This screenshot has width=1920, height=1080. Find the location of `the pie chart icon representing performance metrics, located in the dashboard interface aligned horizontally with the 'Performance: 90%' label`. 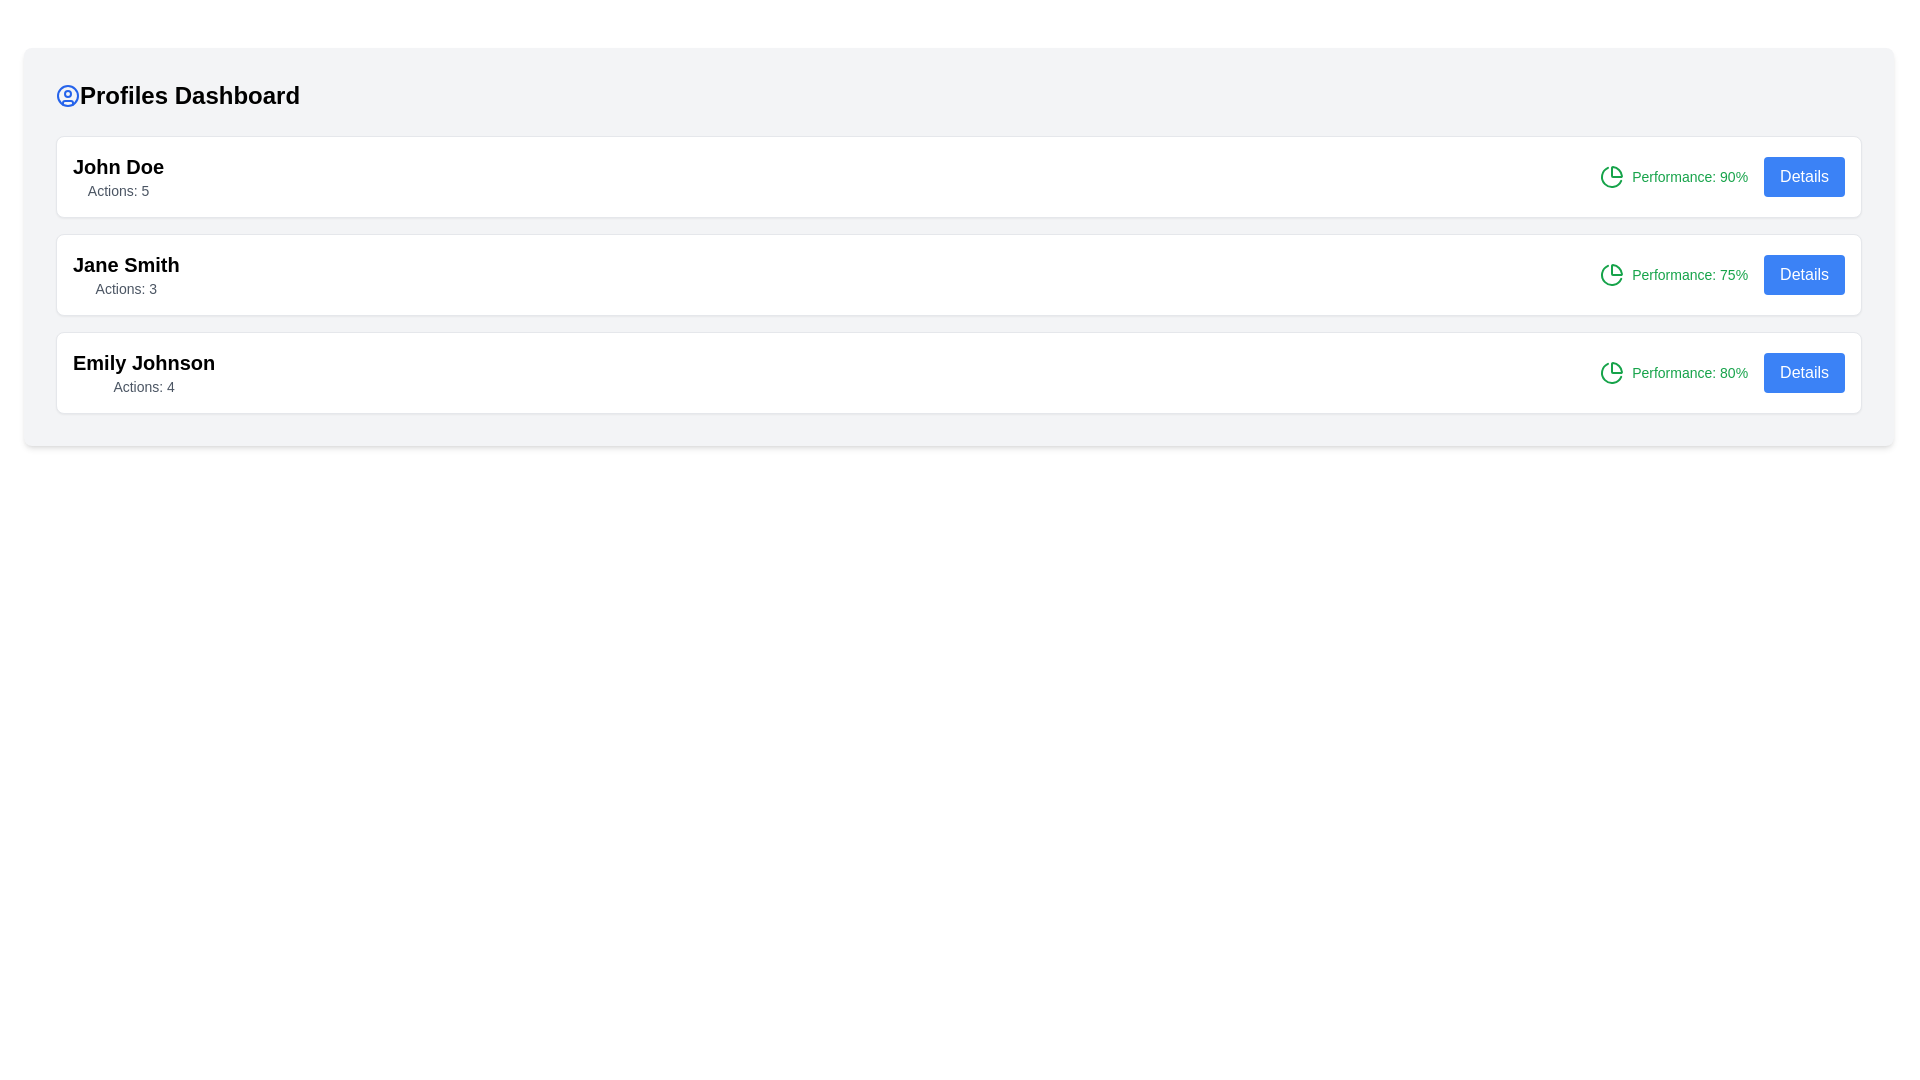

the pie chart icon representing performance metrics, located in the dashboard interface aligned horizontally with the 'Performance: 90%' label is located at coordinates (1612, 176).